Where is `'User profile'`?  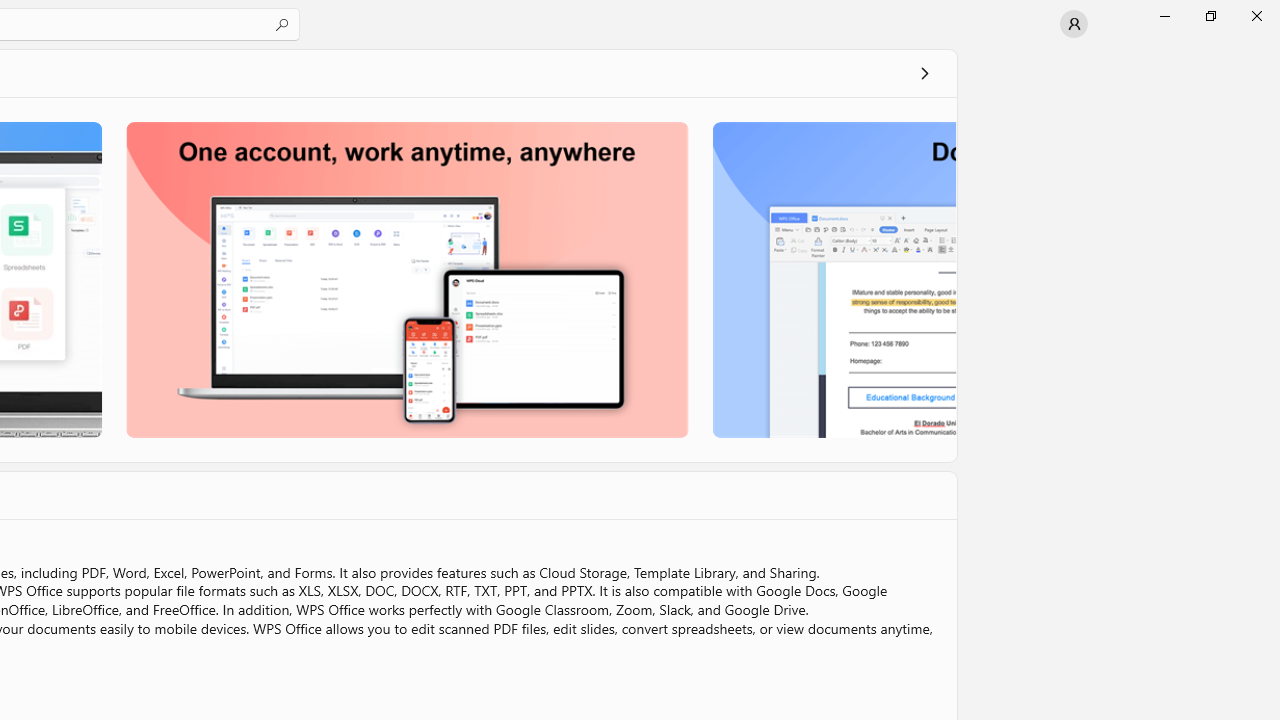 'User profile' is located at coordinates (1072, 24).